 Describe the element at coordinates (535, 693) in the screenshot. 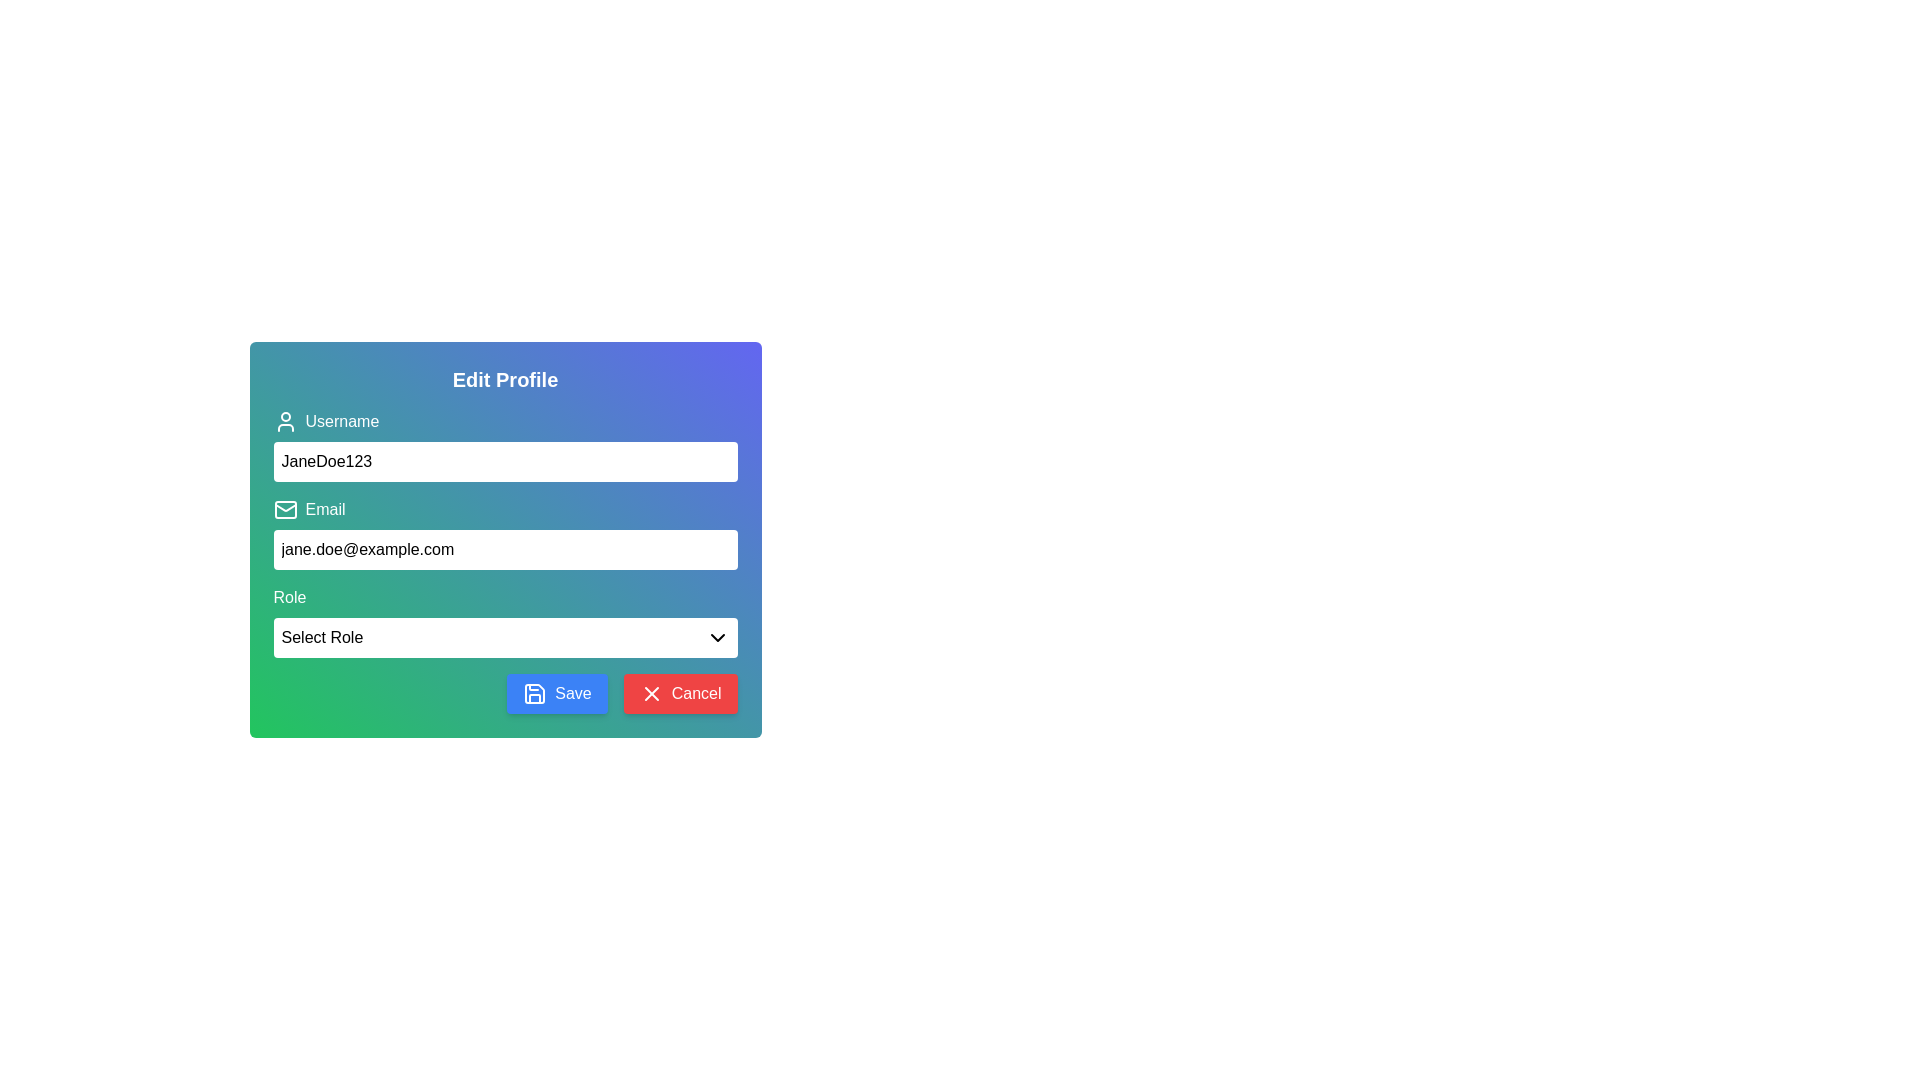

I see `the 'Save' button which contains the floppy disk icon` at that location.